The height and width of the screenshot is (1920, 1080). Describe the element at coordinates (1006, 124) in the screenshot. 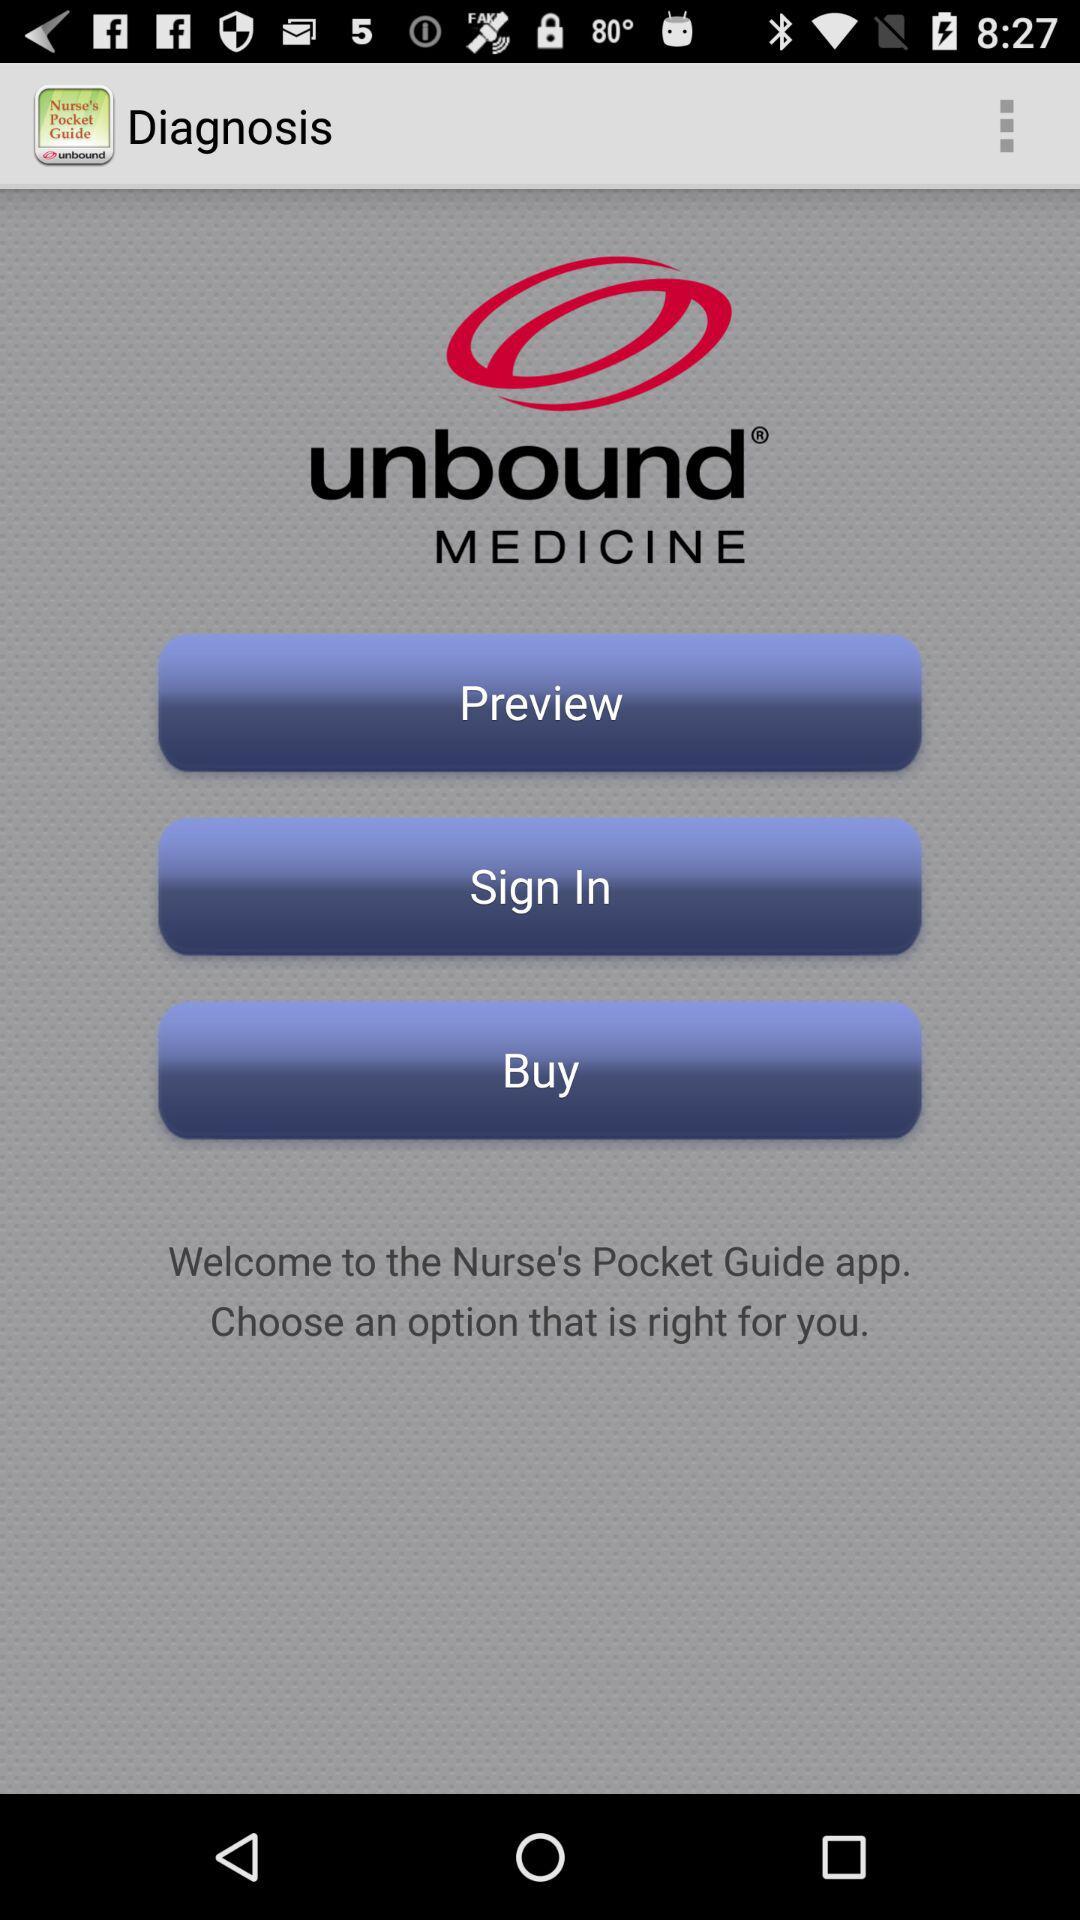

I see `item next to diagnosis item` at that location.